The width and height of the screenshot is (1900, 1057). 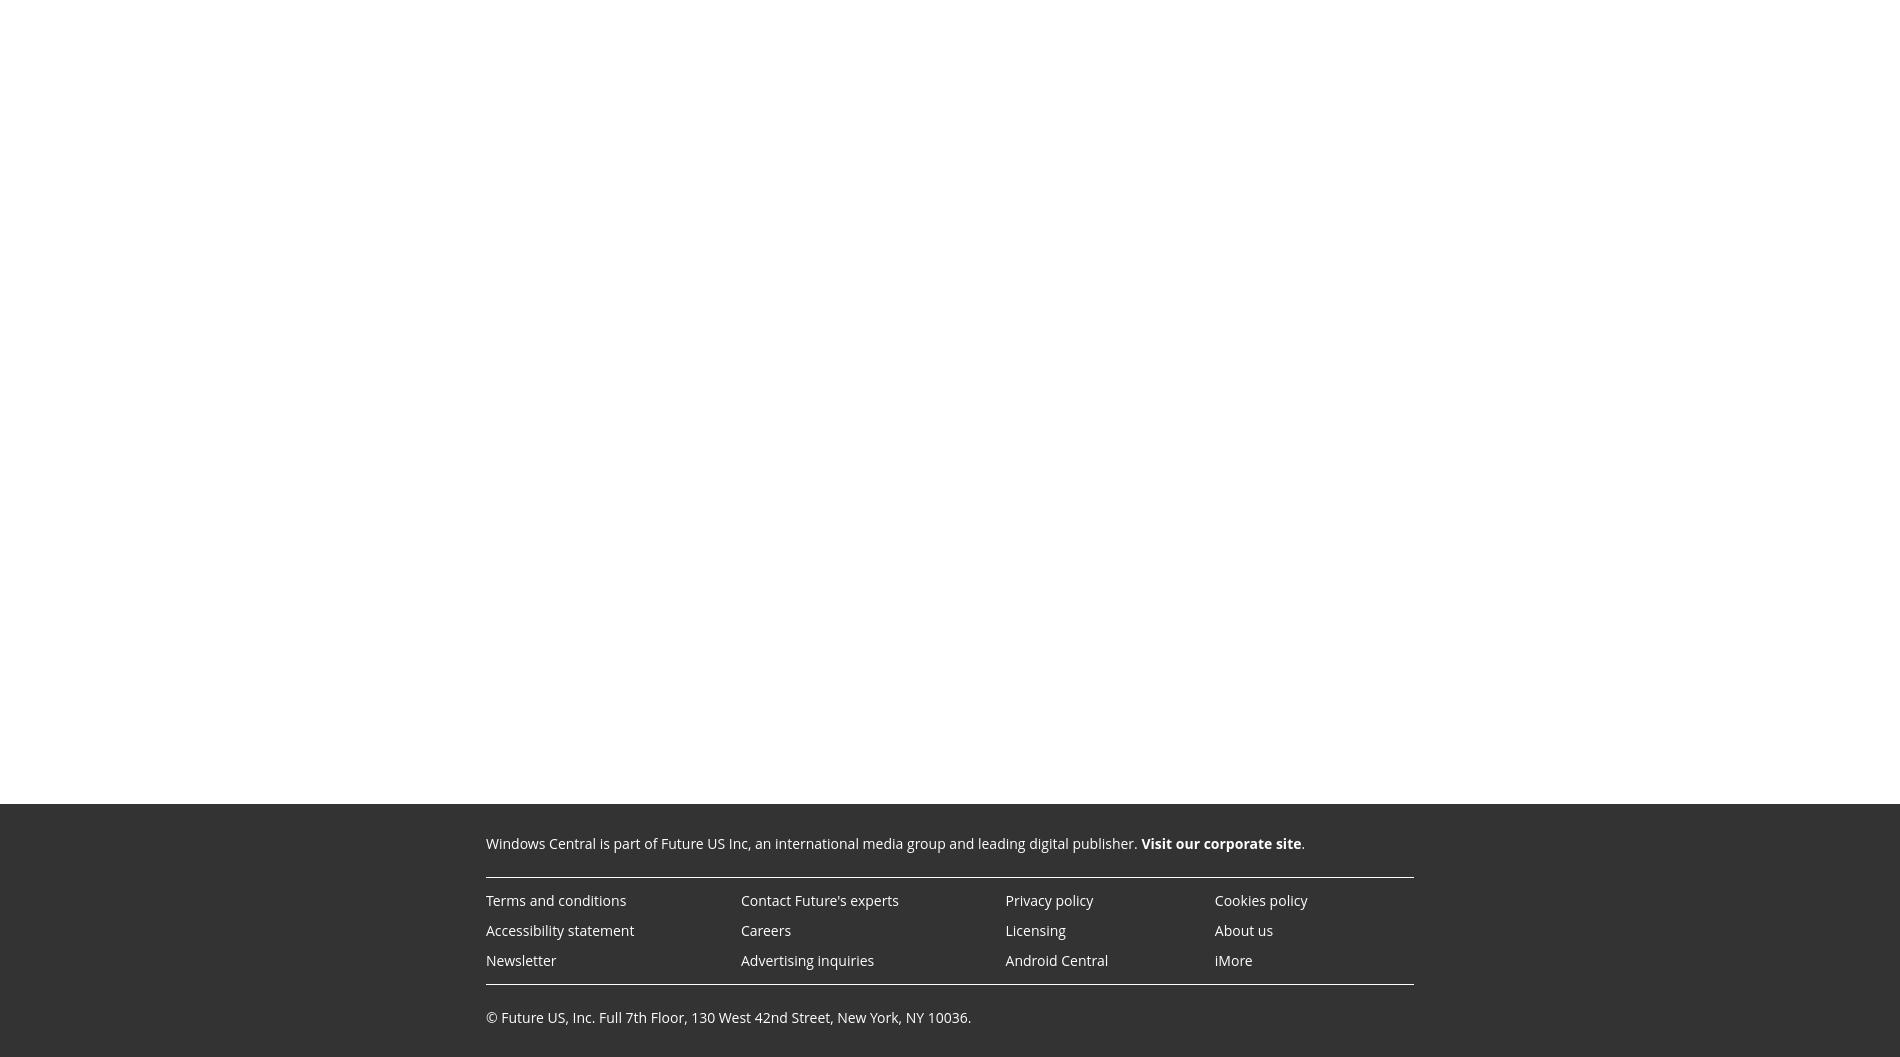 What do you see at coordinates (1219, 842) in the screenshot?
I see `'Visit our corporate site'` at bounding box center [1219, 842].